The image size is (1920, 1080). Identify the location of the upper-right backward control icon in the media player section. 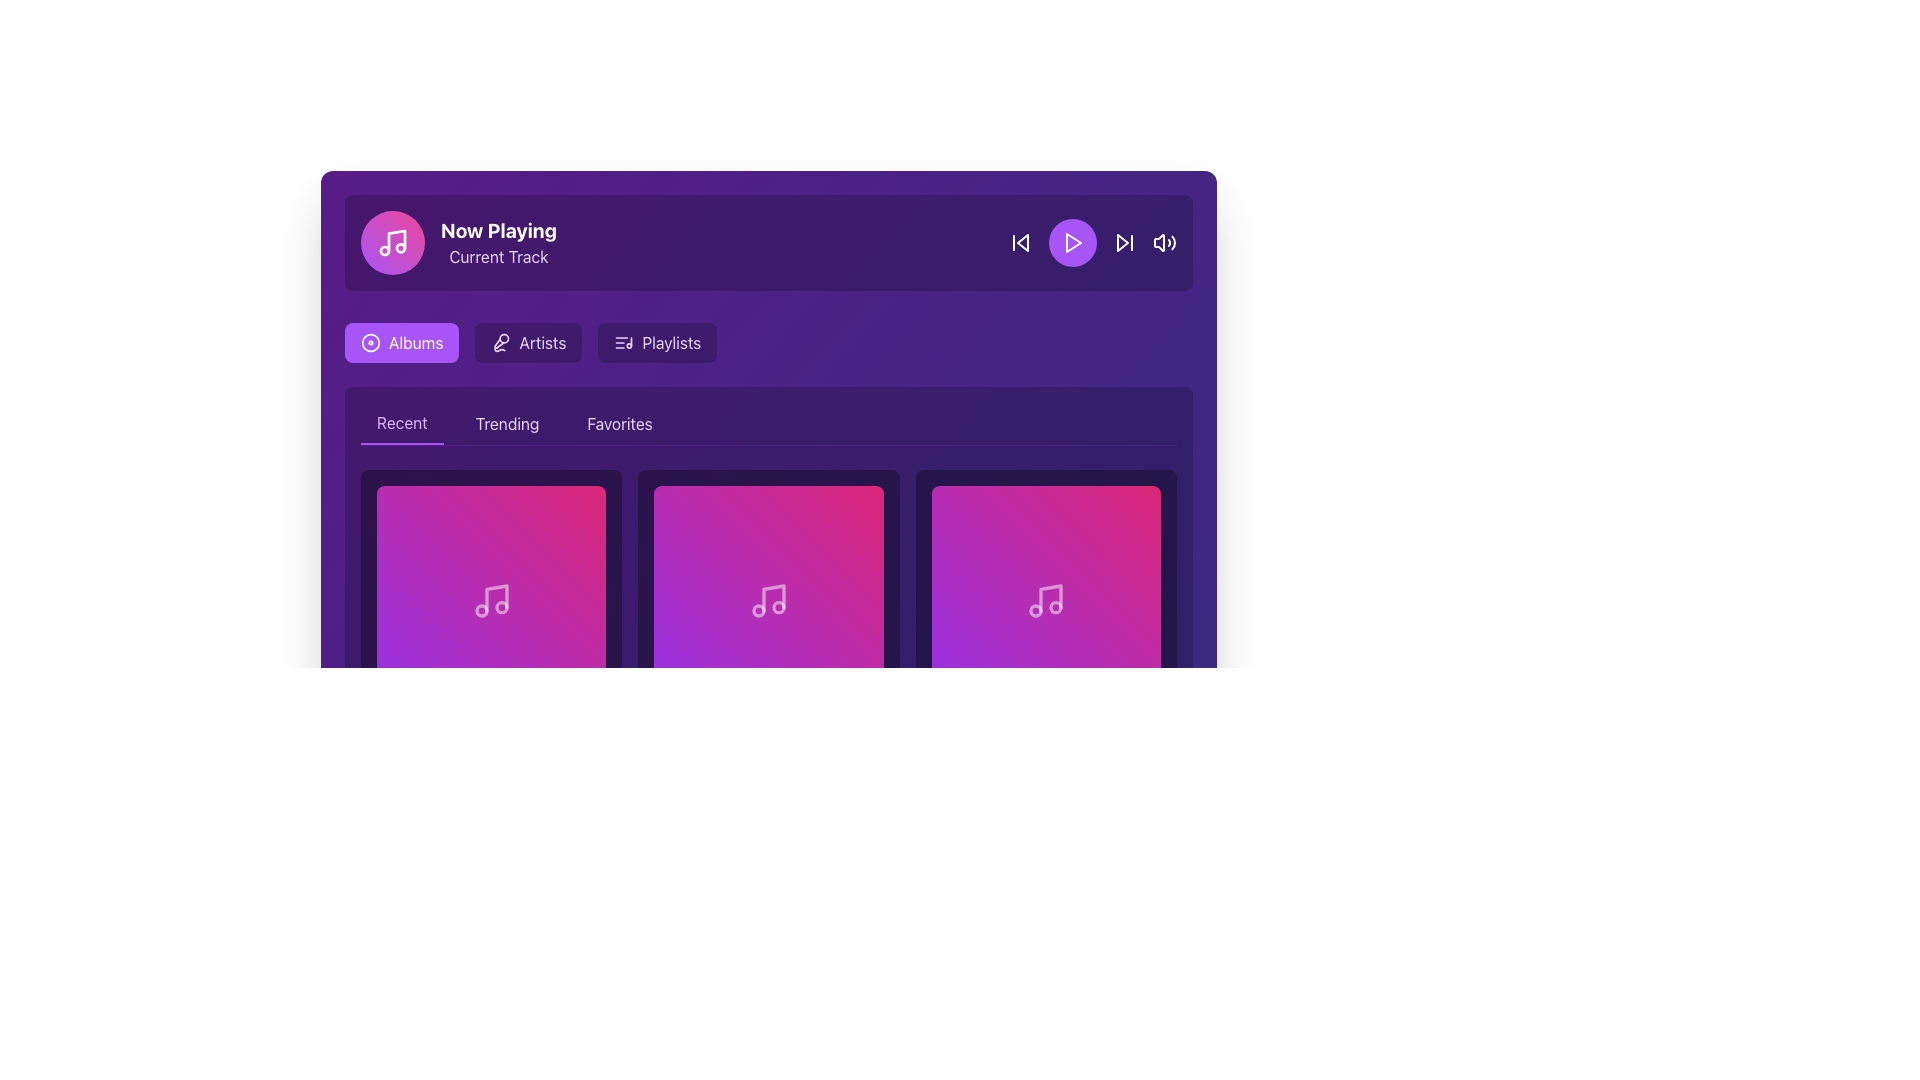
(1022, 242).